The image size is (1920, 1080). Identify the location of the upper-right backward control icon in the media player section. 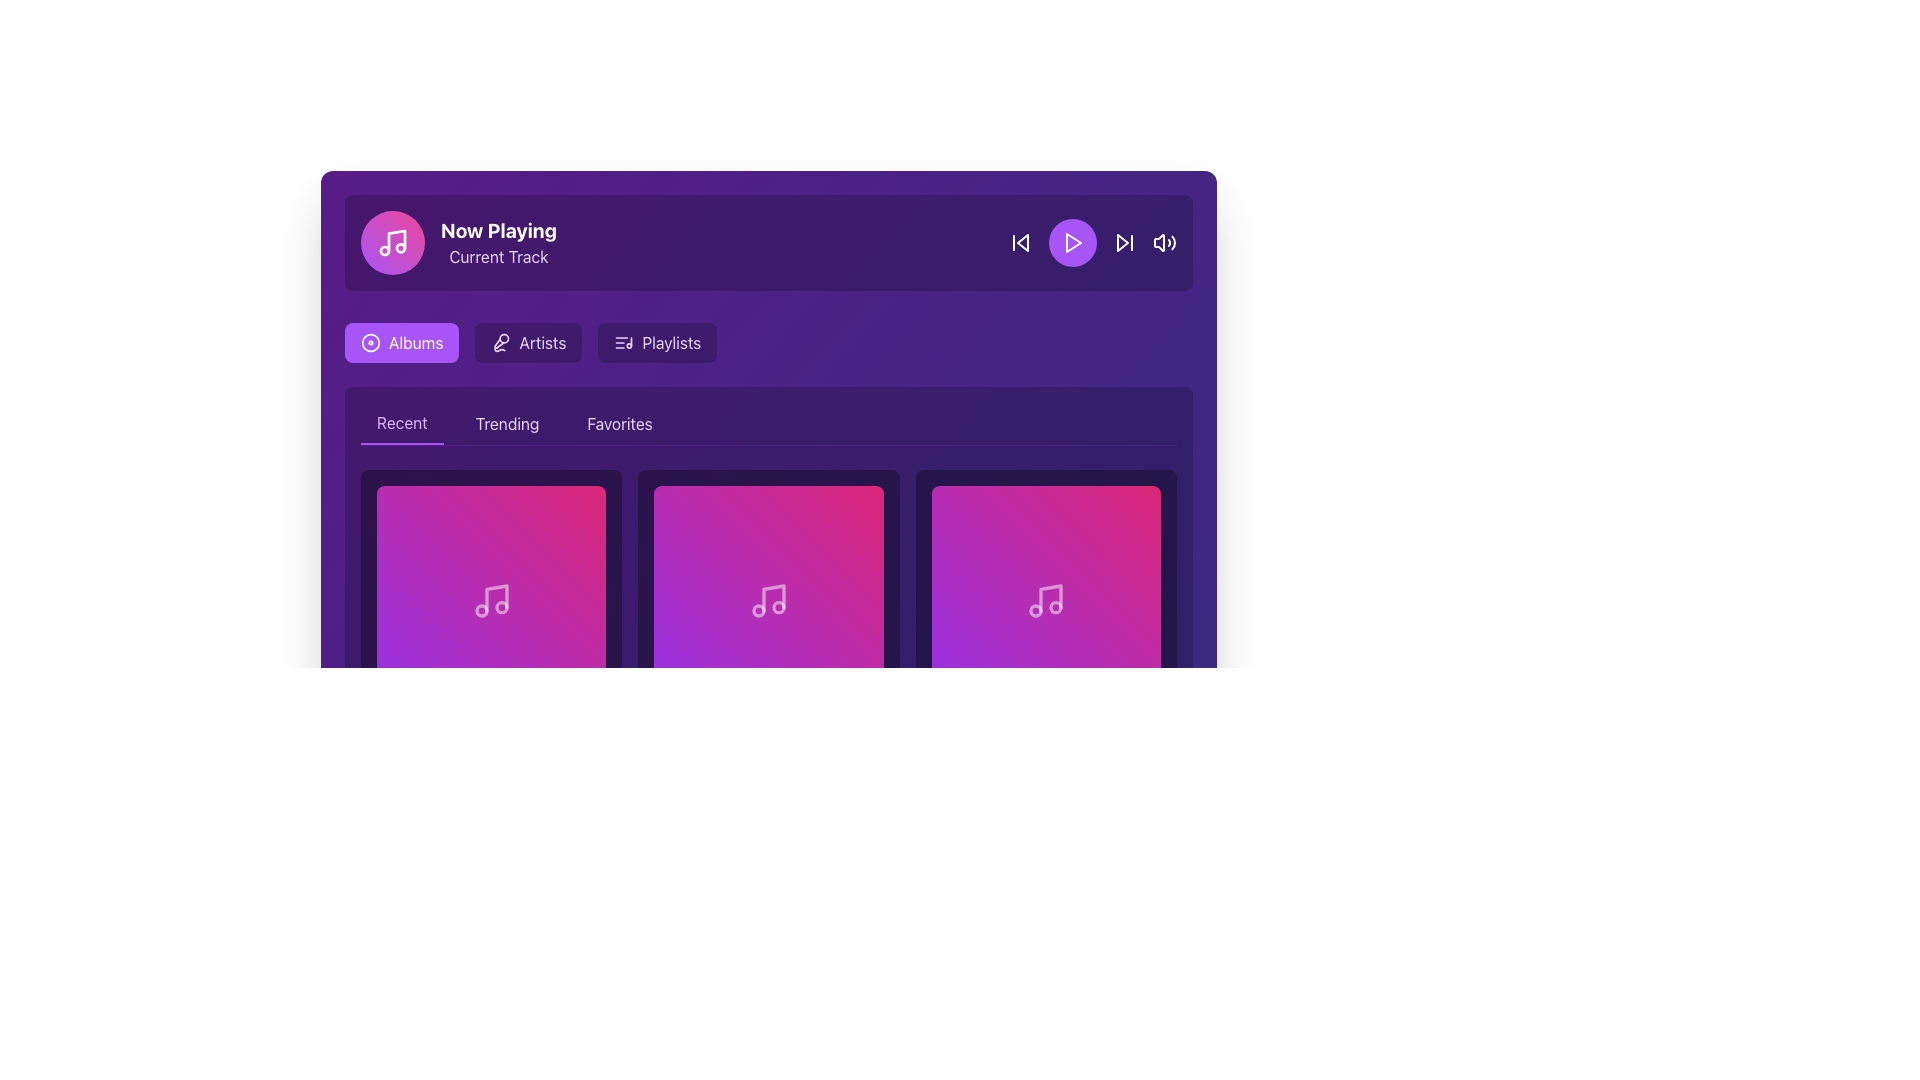
(1022, 242).